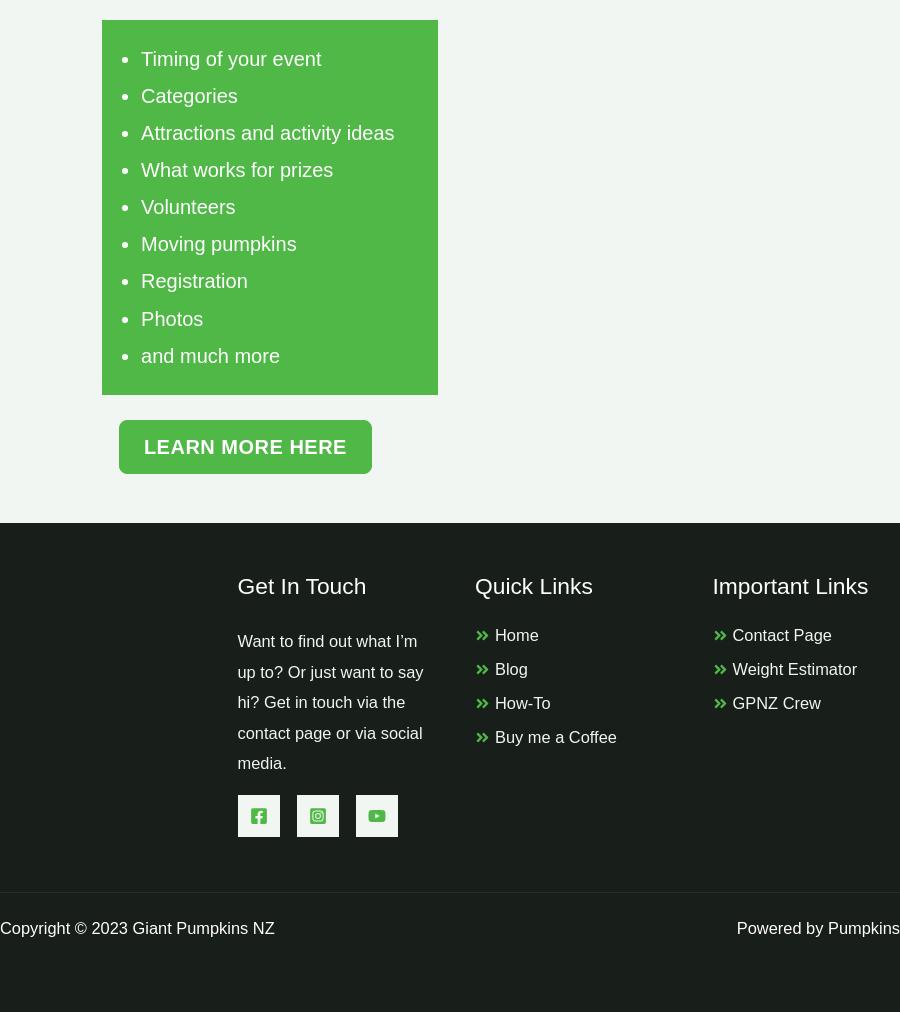  What do you see at coordinates (141, 170) in the screenshot?
I see `'What works for prizes'` at bounding box center [141, 170].